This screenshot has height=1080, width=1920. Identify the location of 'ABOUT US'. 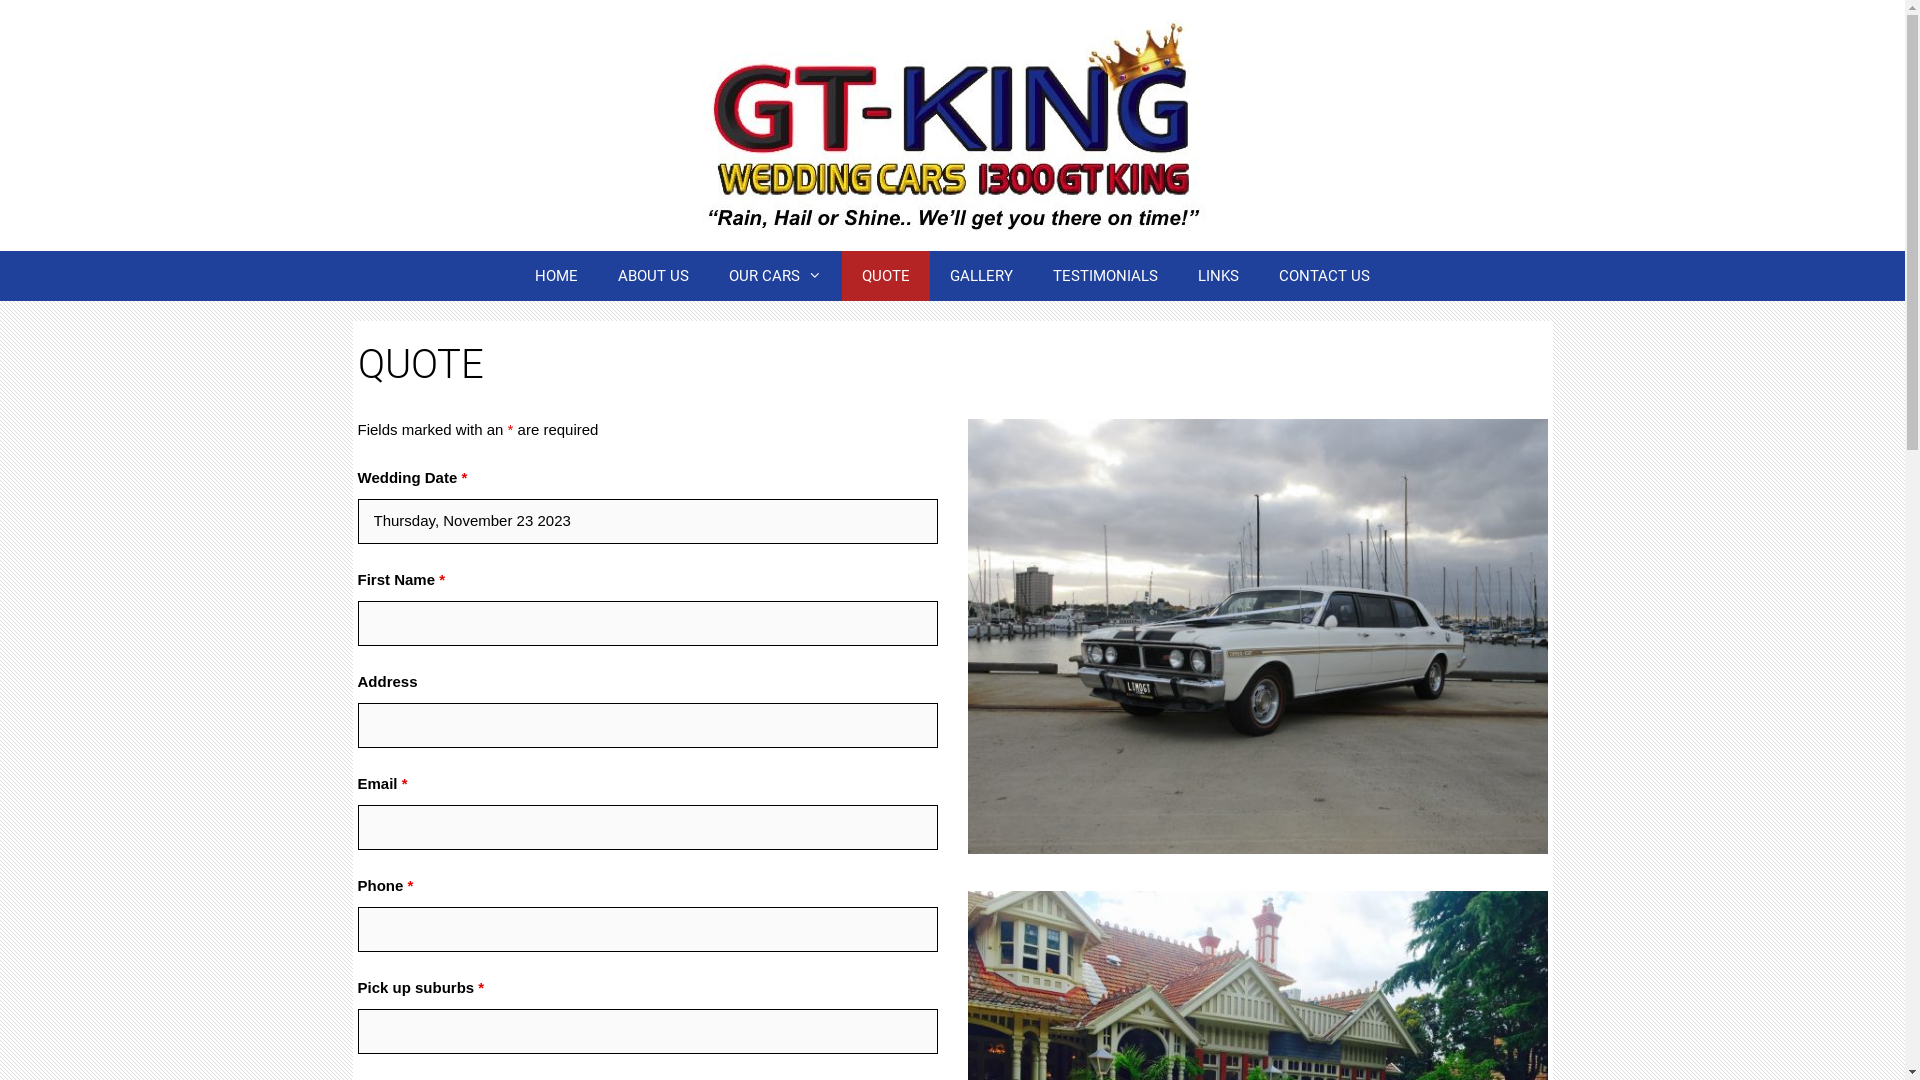
(653, 276).